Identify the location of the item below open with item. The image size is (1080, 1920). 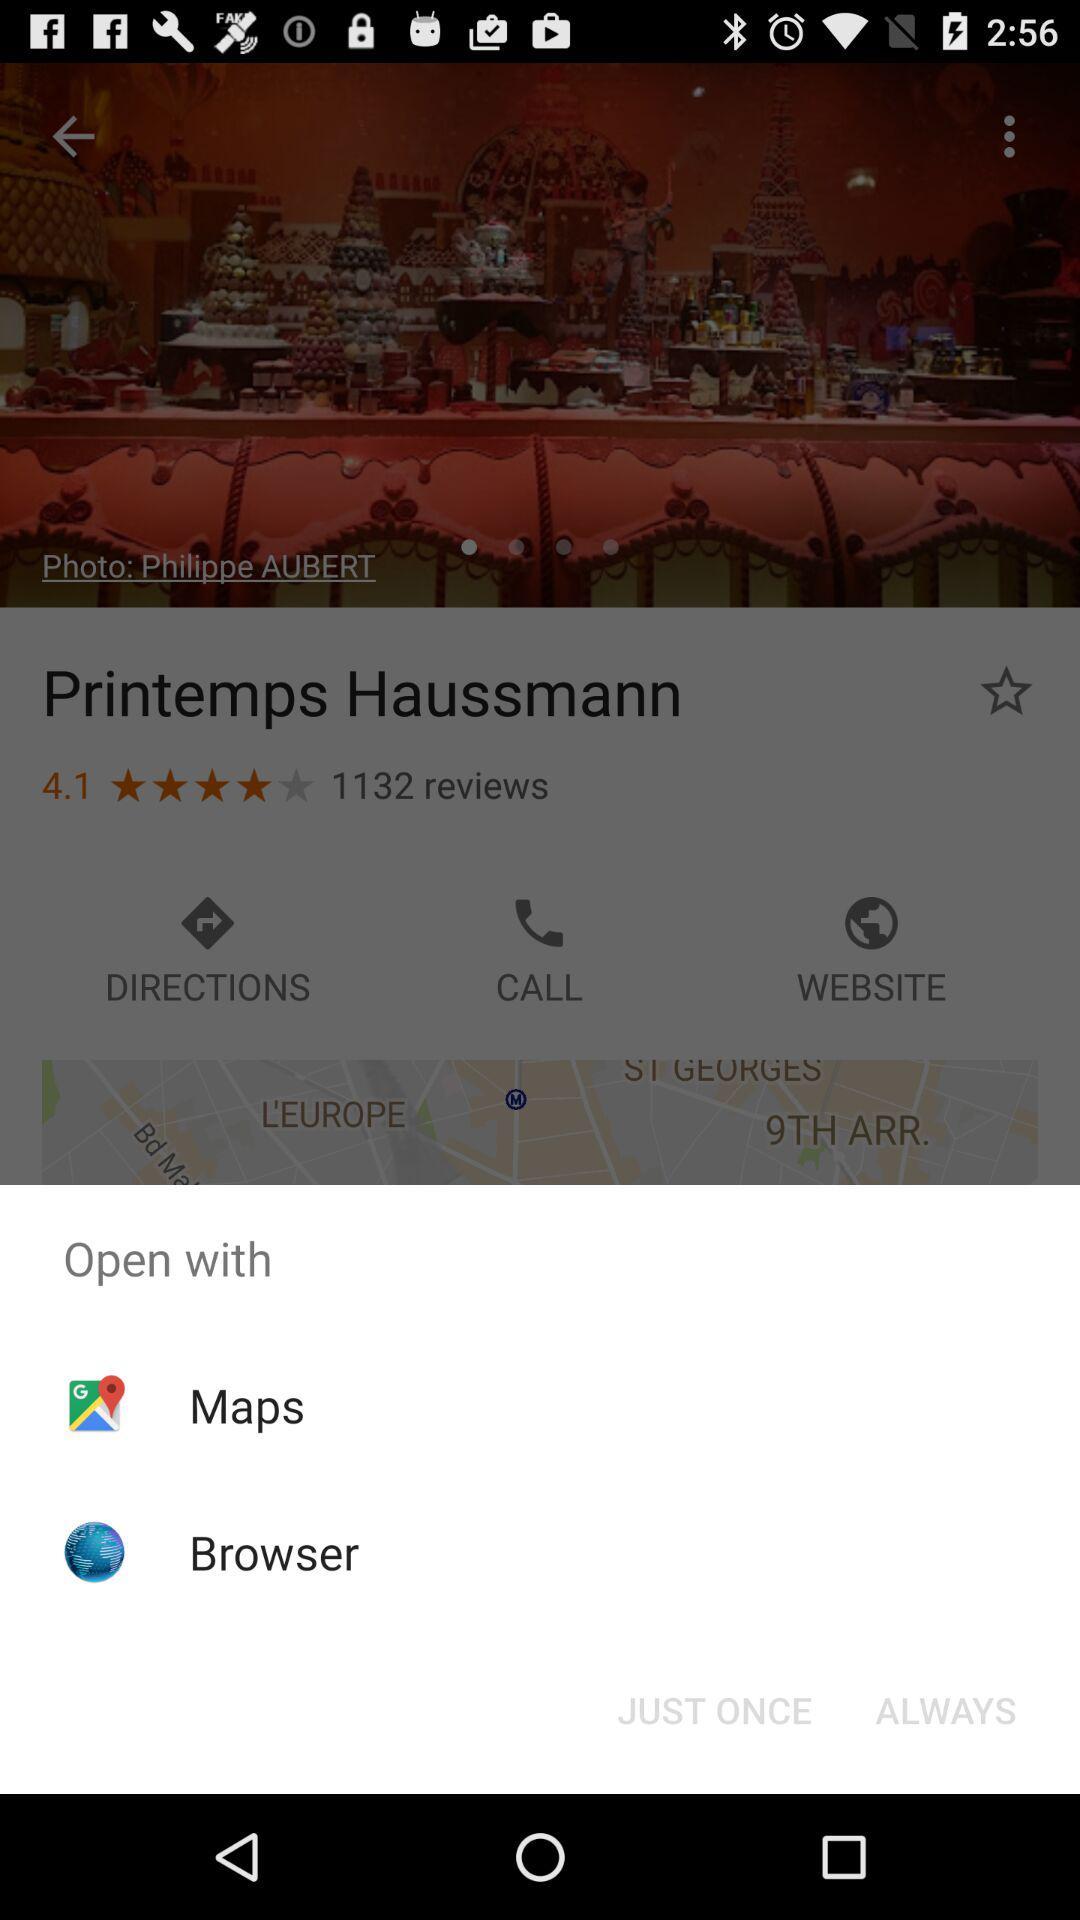
(945, 1708).